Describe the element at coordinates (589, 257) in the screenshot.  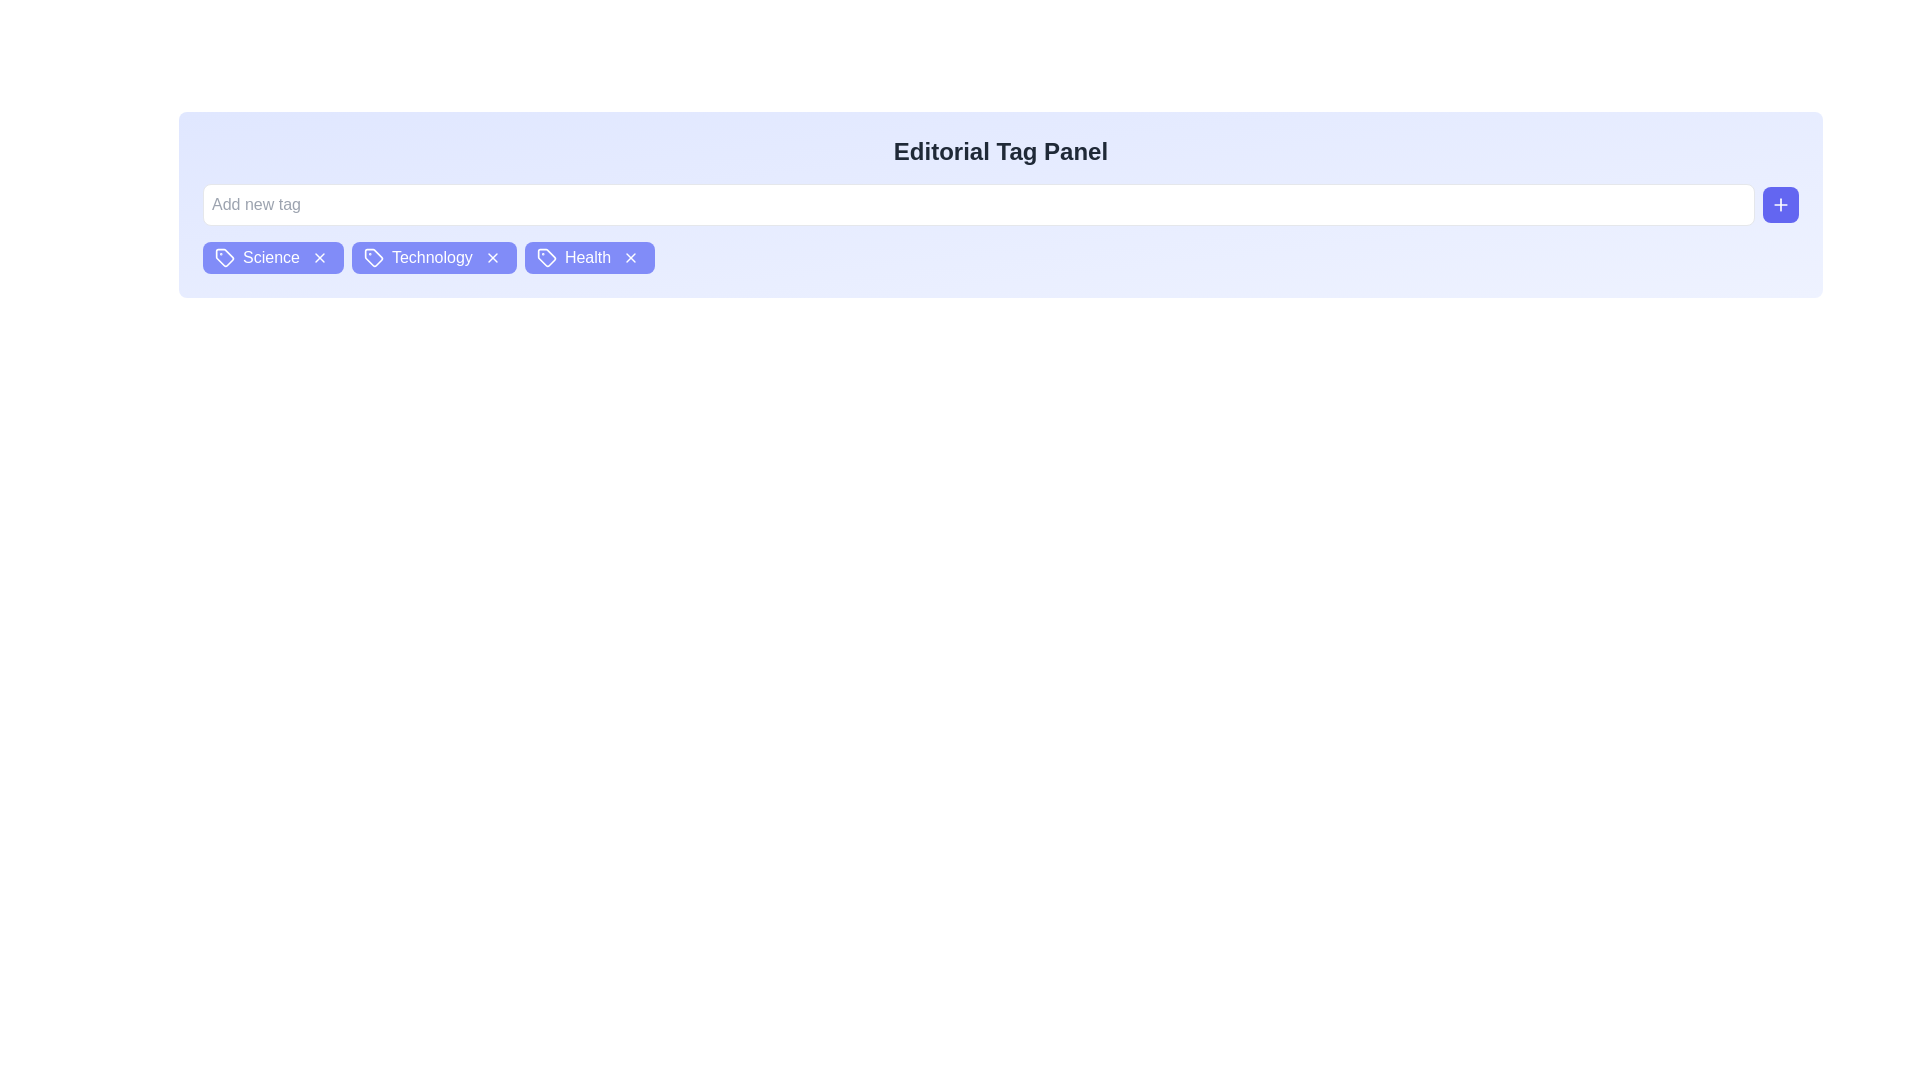
I see `the 'x' close button on the 'Health' tag element` at that location.